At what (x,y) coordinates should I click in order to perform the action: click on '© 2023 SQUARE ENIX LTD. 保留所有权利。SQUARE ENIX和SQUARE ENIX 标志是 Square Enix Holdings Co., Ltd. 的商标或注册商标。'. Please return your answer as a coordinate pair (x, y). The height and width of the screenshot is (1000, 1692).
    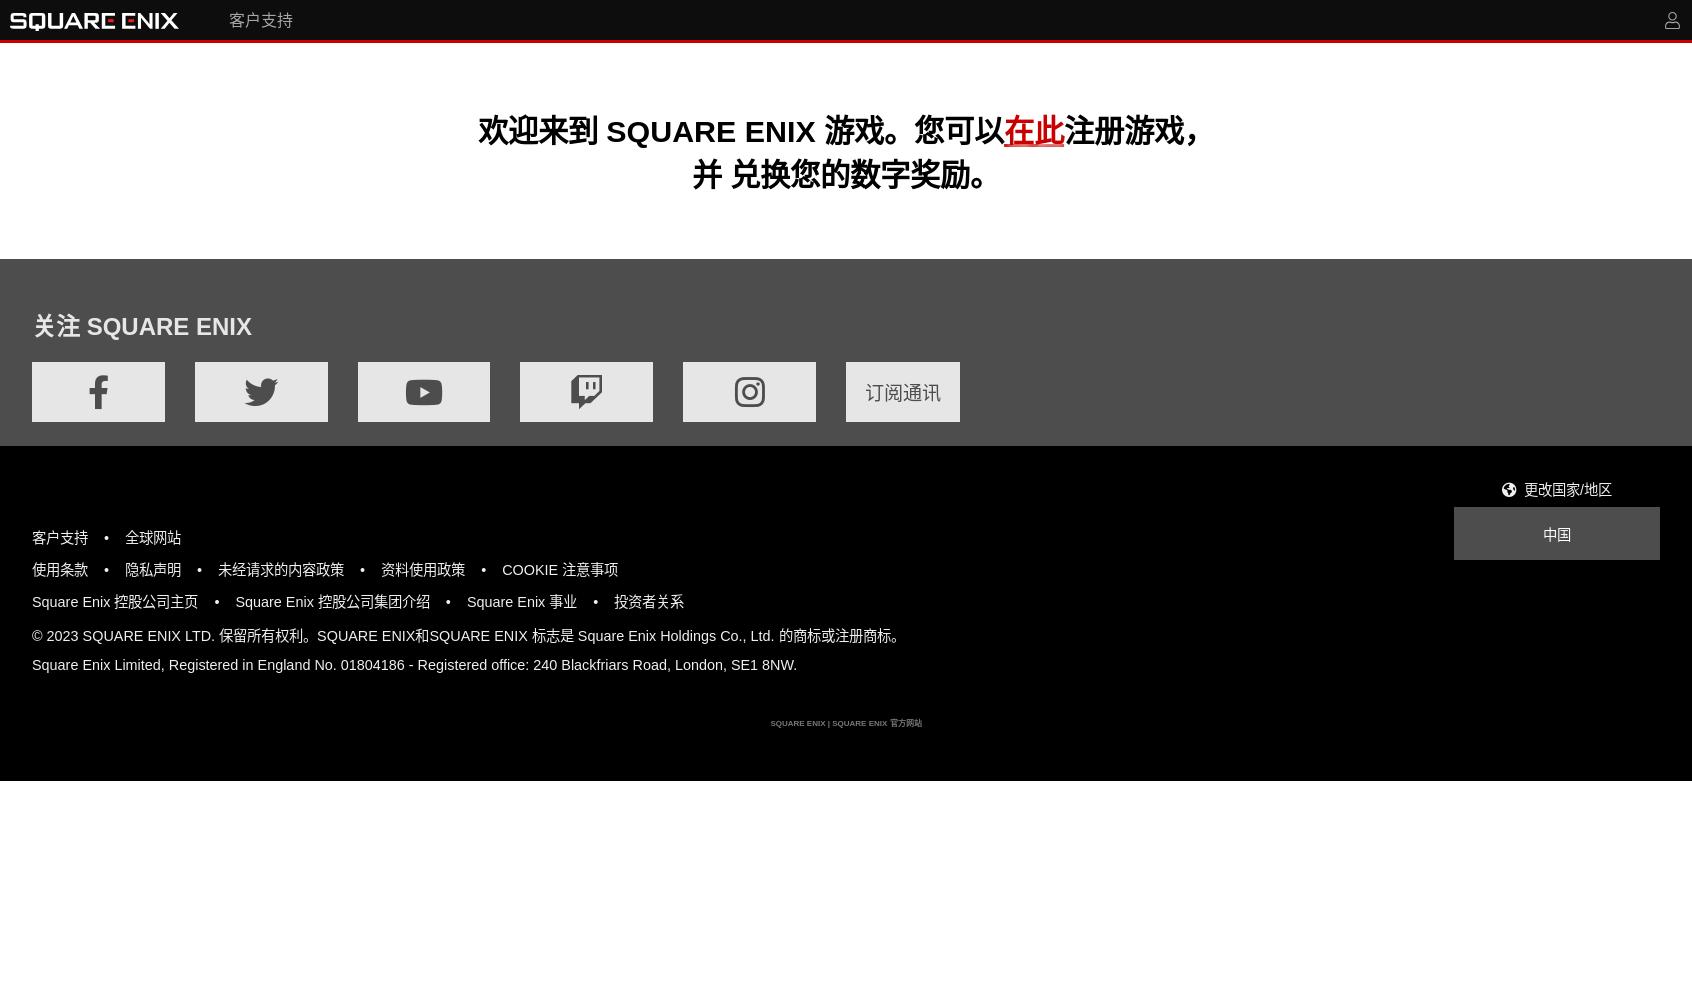
    Looking at the image, I should click on (467, 636).